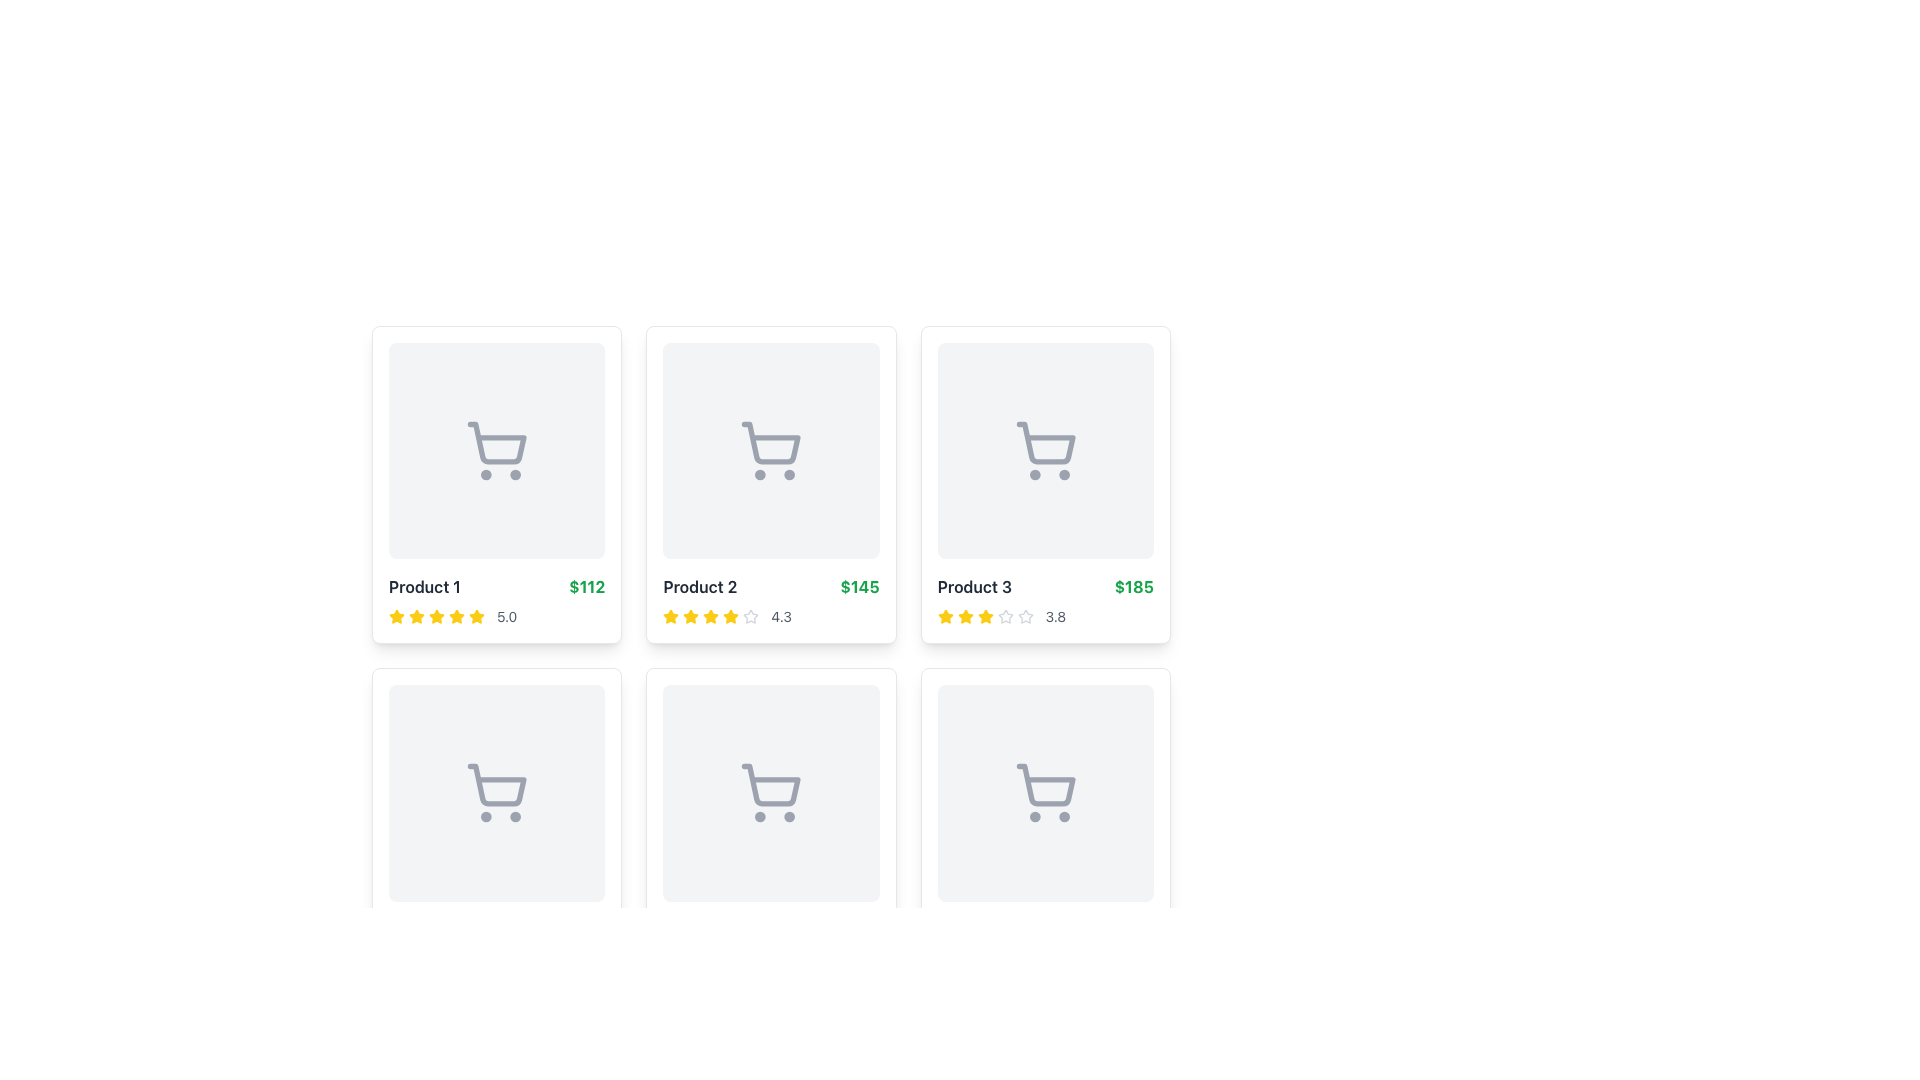 This screenshot has width=1920, height=1080. I want to click on the fifth yellow star icon in the rating row under the 'Product 1' card in the top left corner of the grid-based product layout, so click(397, 616).